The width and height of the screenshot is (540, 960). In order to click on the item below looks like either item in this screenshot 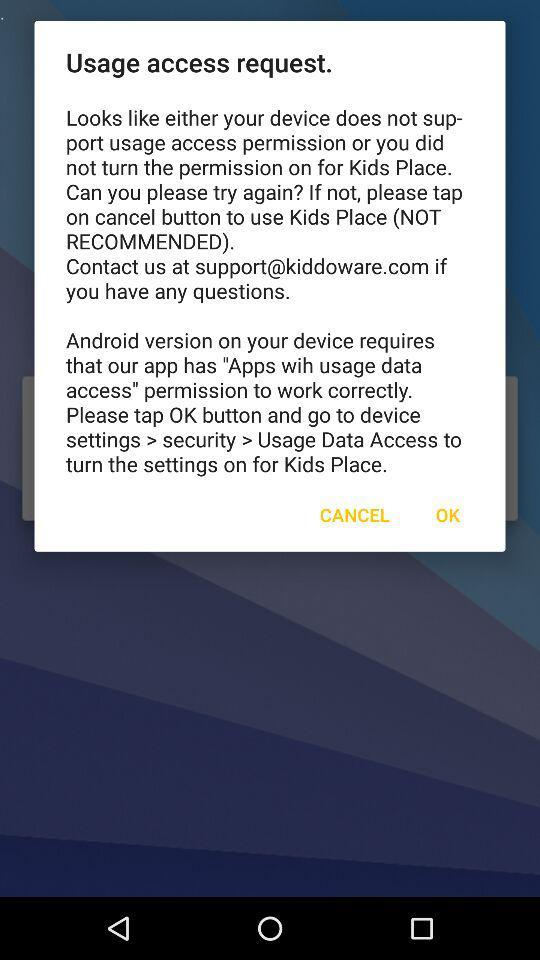, I will do `click(353, 513)`.